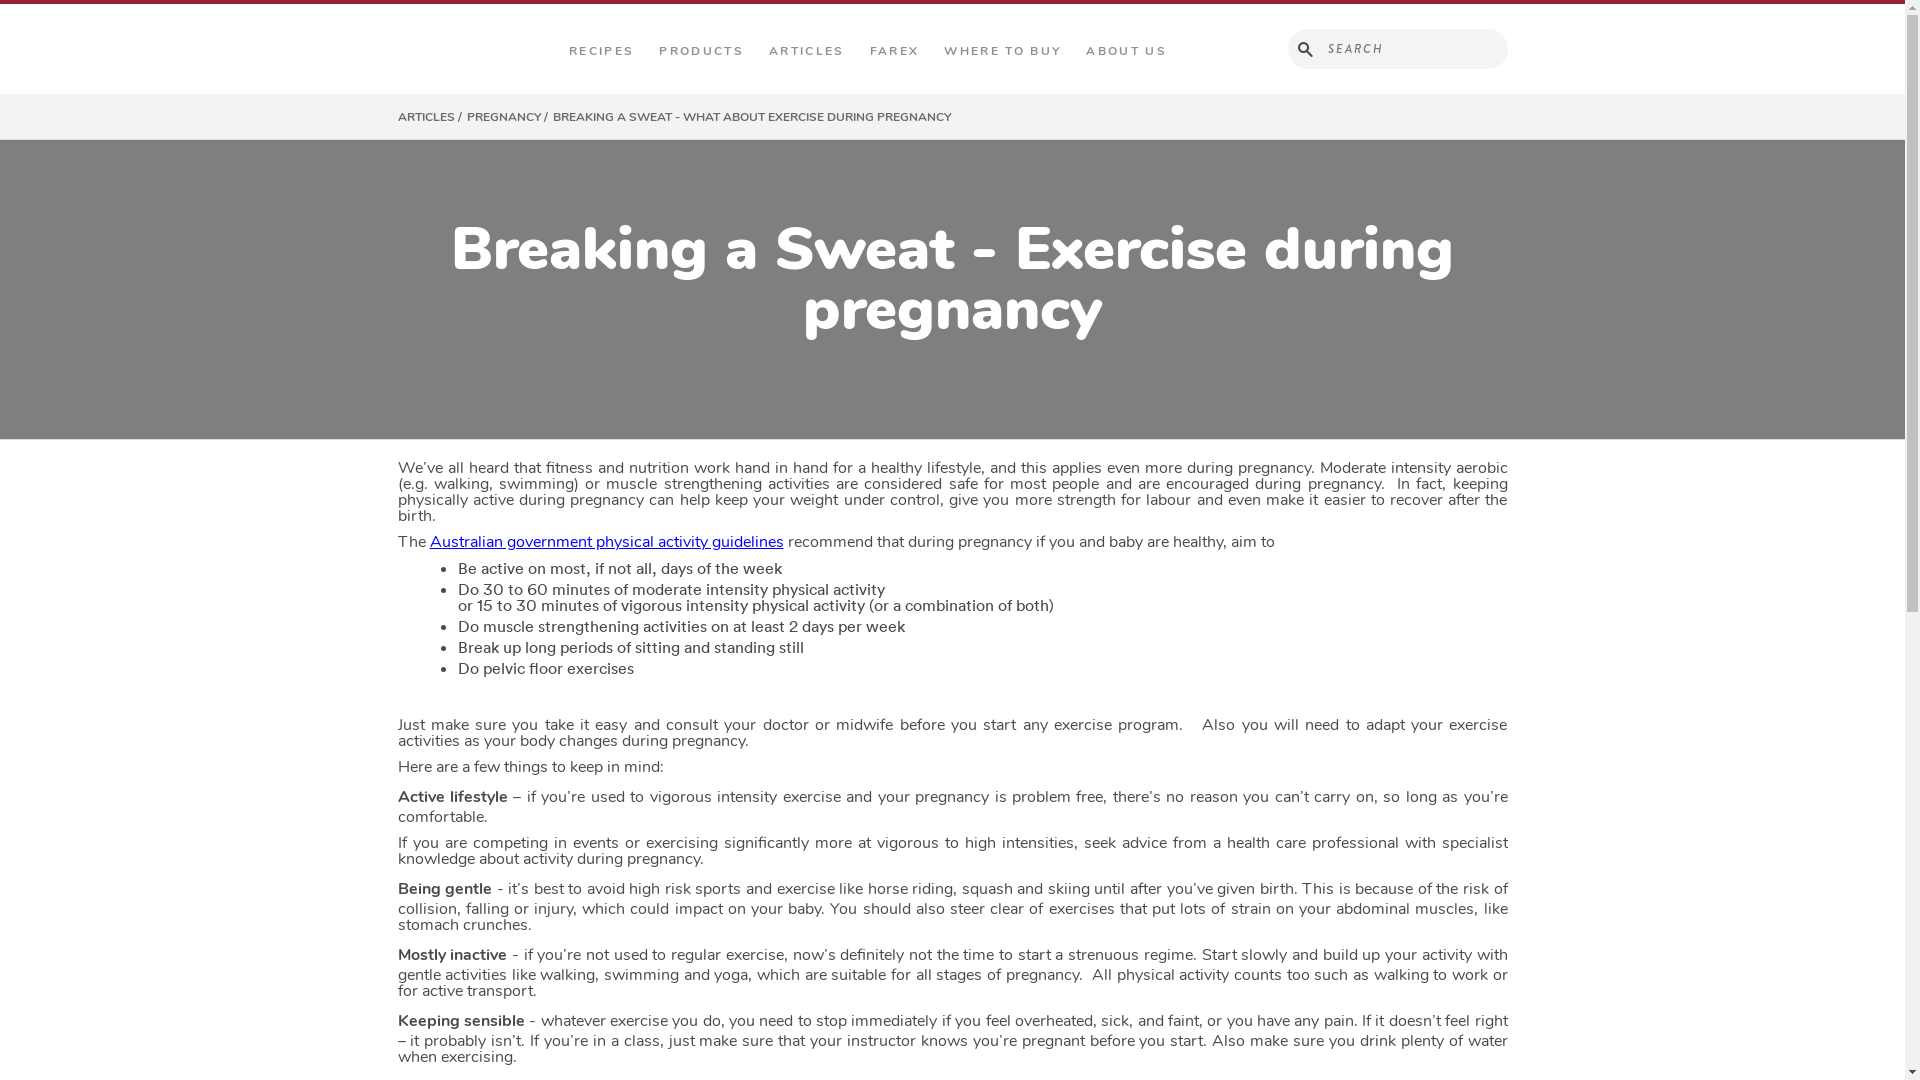  I want to click on 'PRODUCTS', so click(653, 49).